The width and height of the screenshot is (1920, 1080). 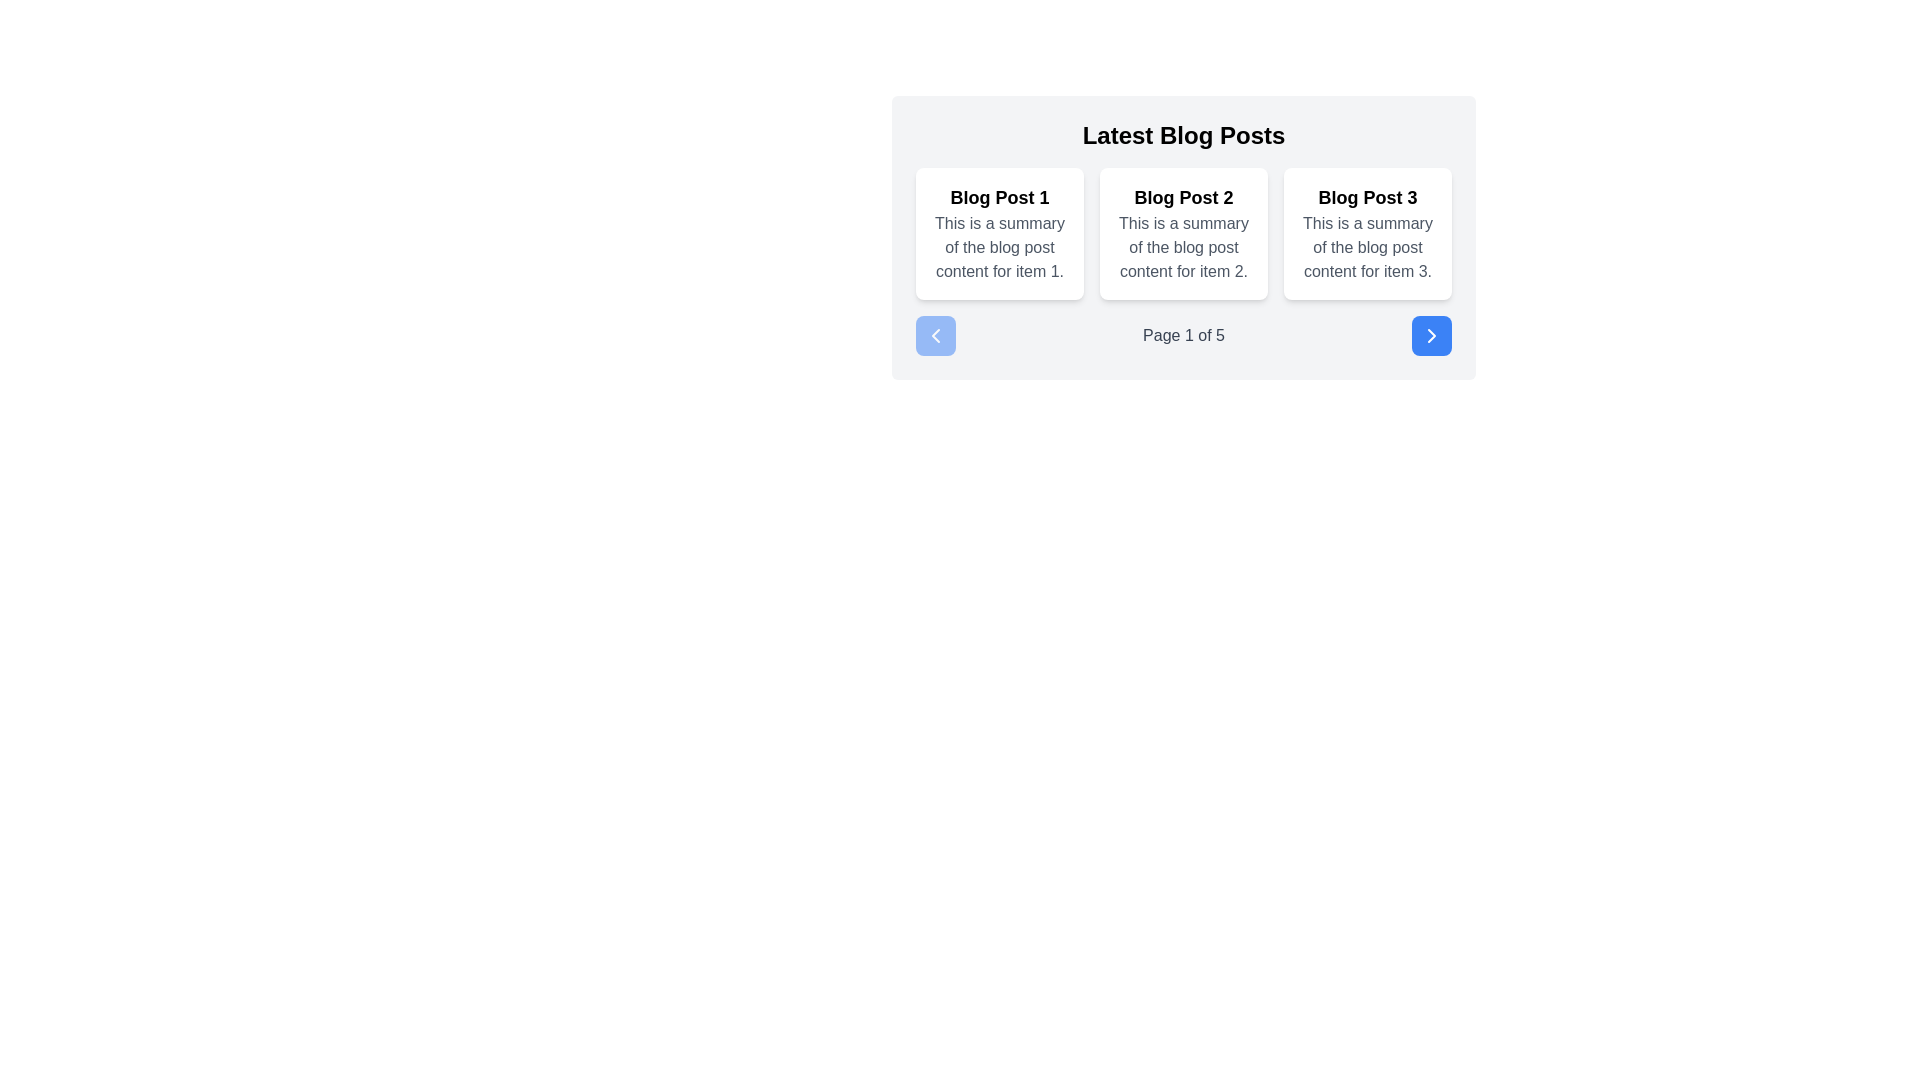 What do you see at coordinates (1184, 197) in the screenshot?
I see `title of the blog post summary card located at the top center of the second card in a group of three horizontally aligned cards` at bounding box center [1184, 197].